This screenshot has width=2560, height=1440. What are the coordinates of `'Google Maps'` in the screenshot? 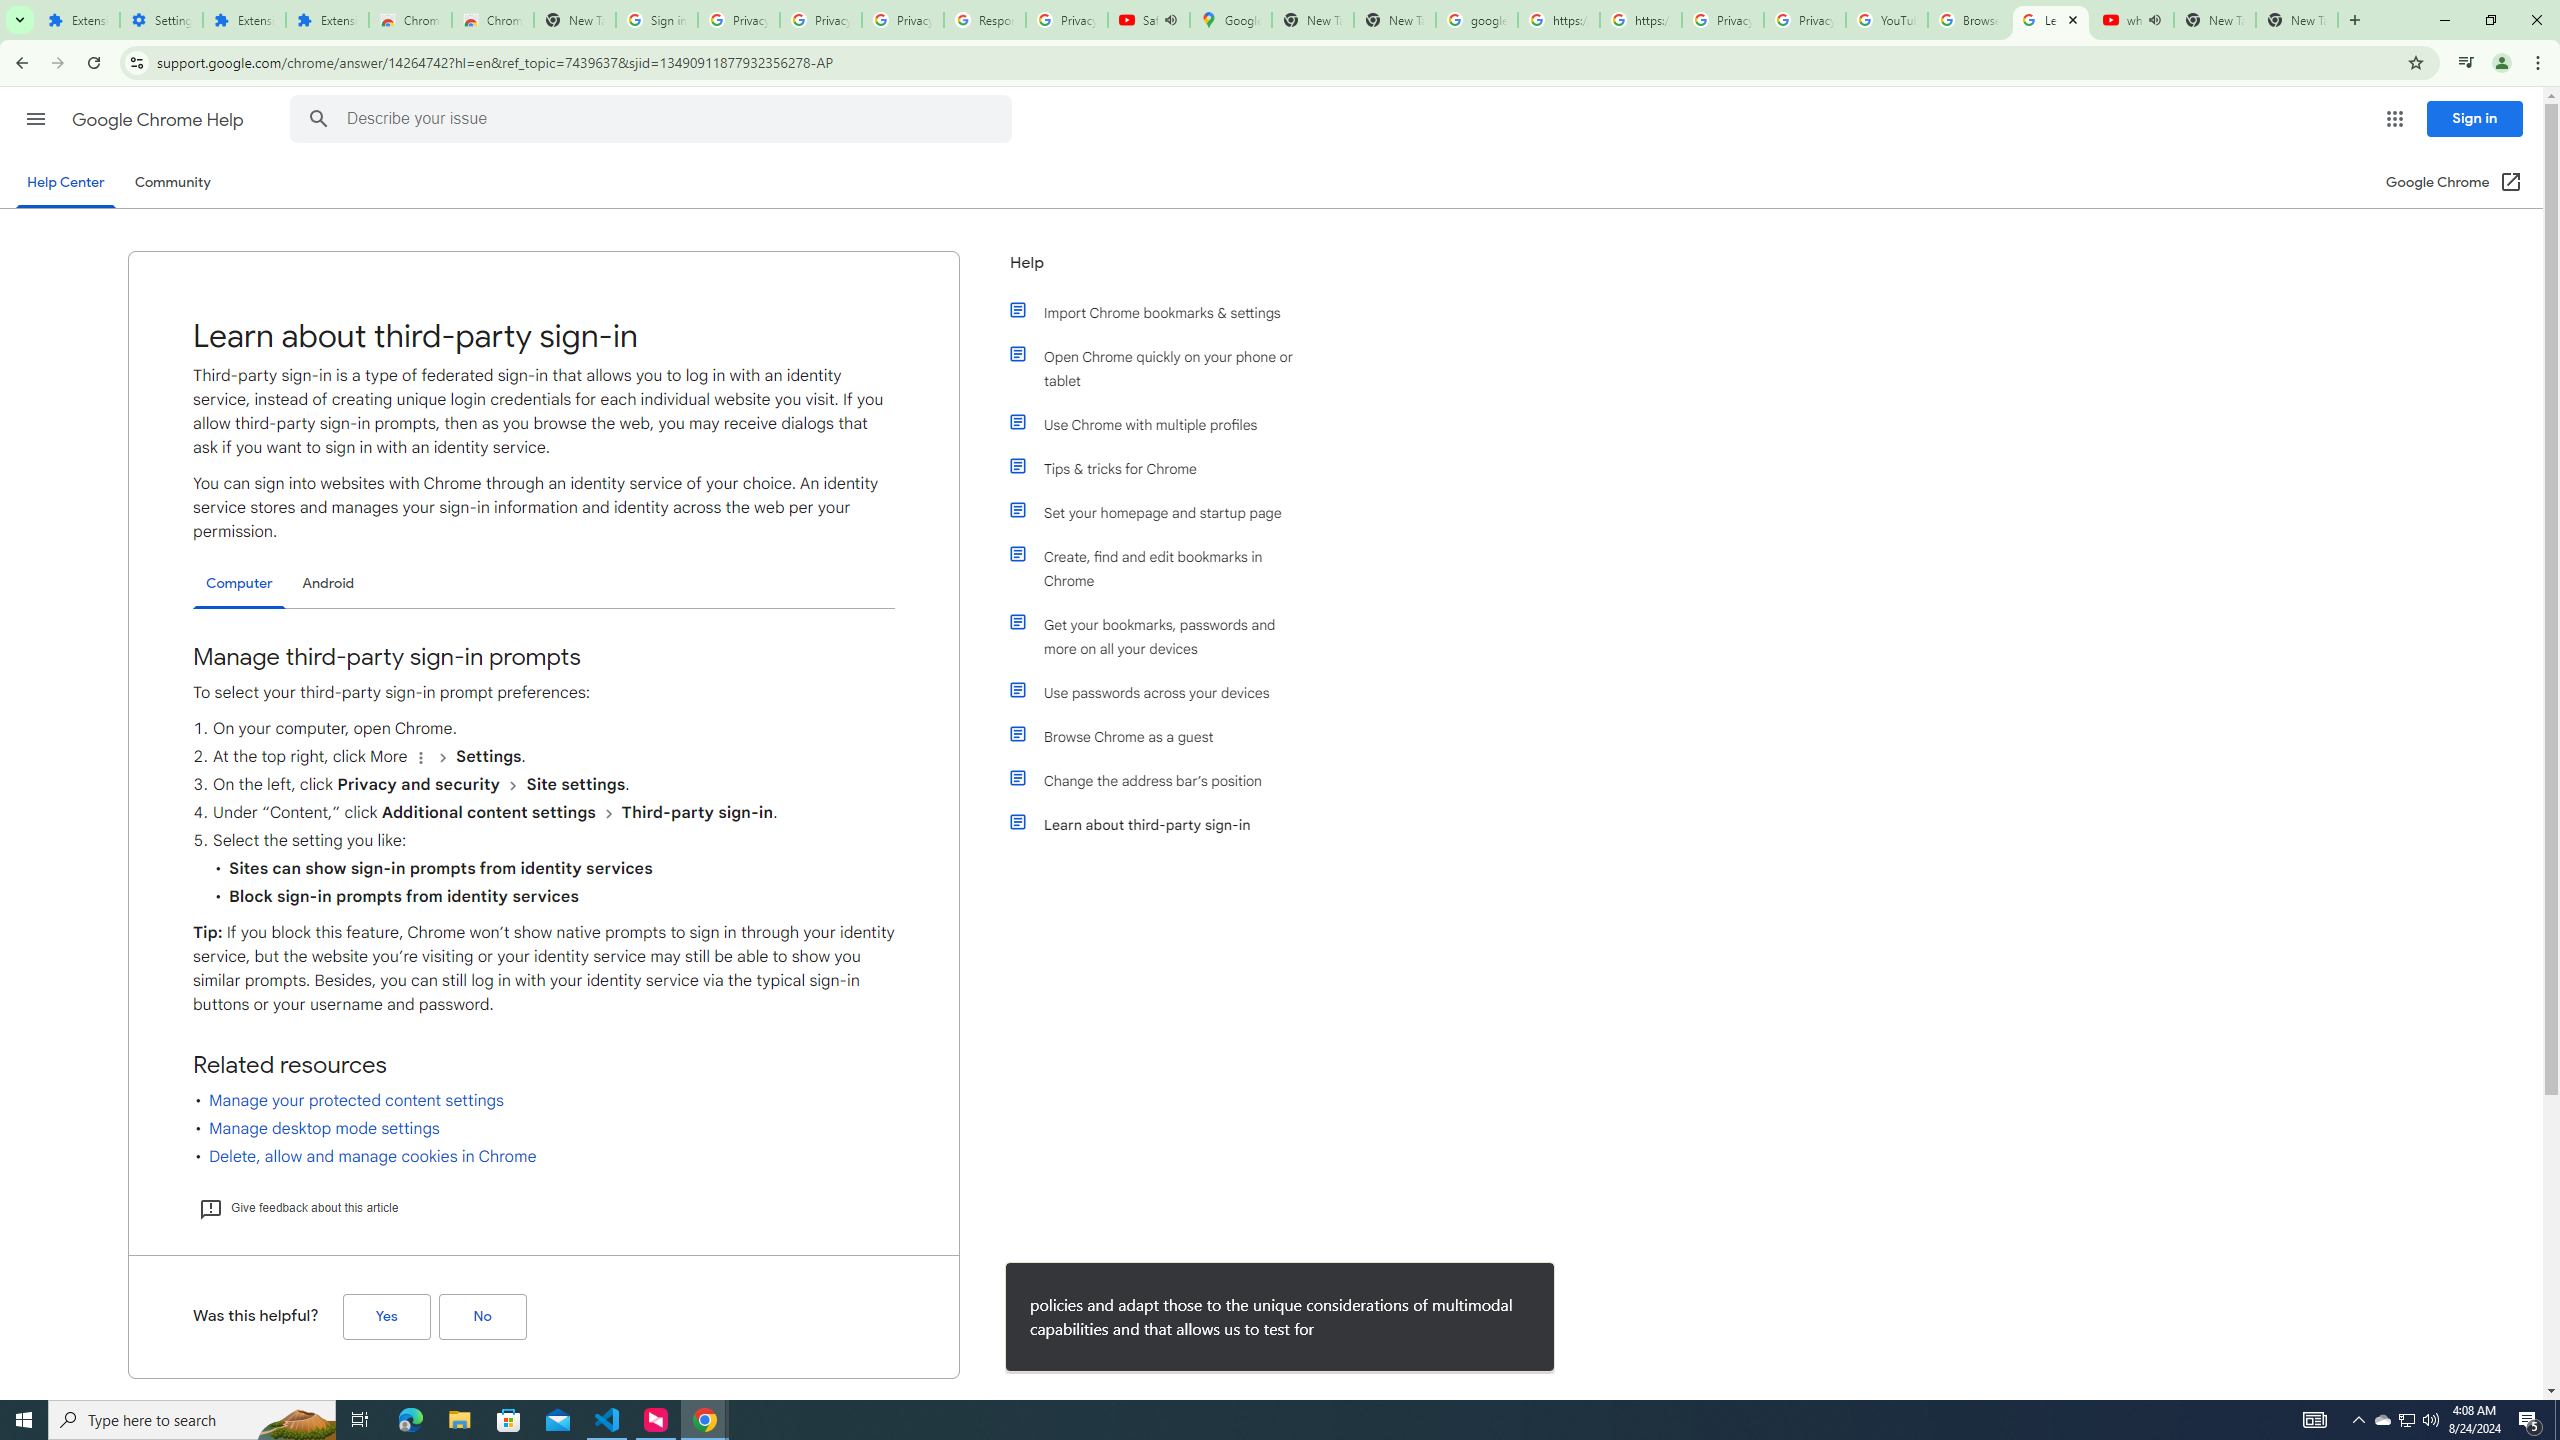 It's located at (1230, 19).